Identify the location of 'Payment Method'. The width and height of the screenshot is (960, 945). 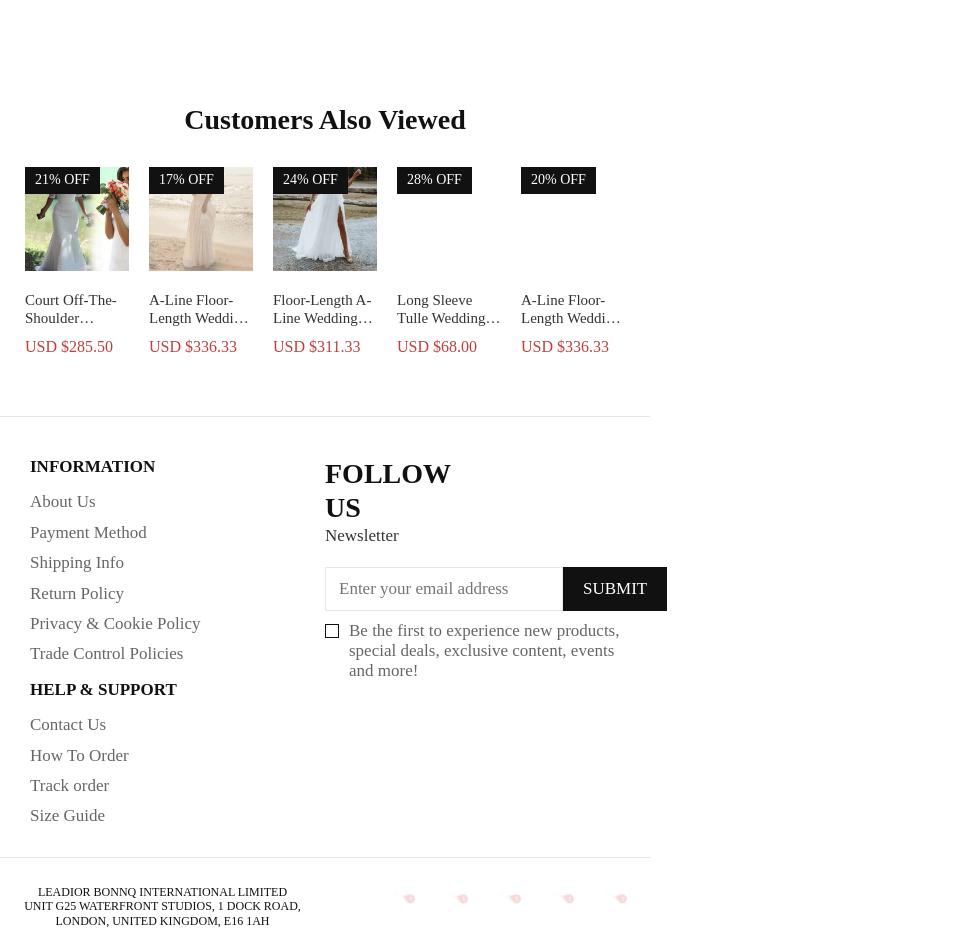
(88, 530).